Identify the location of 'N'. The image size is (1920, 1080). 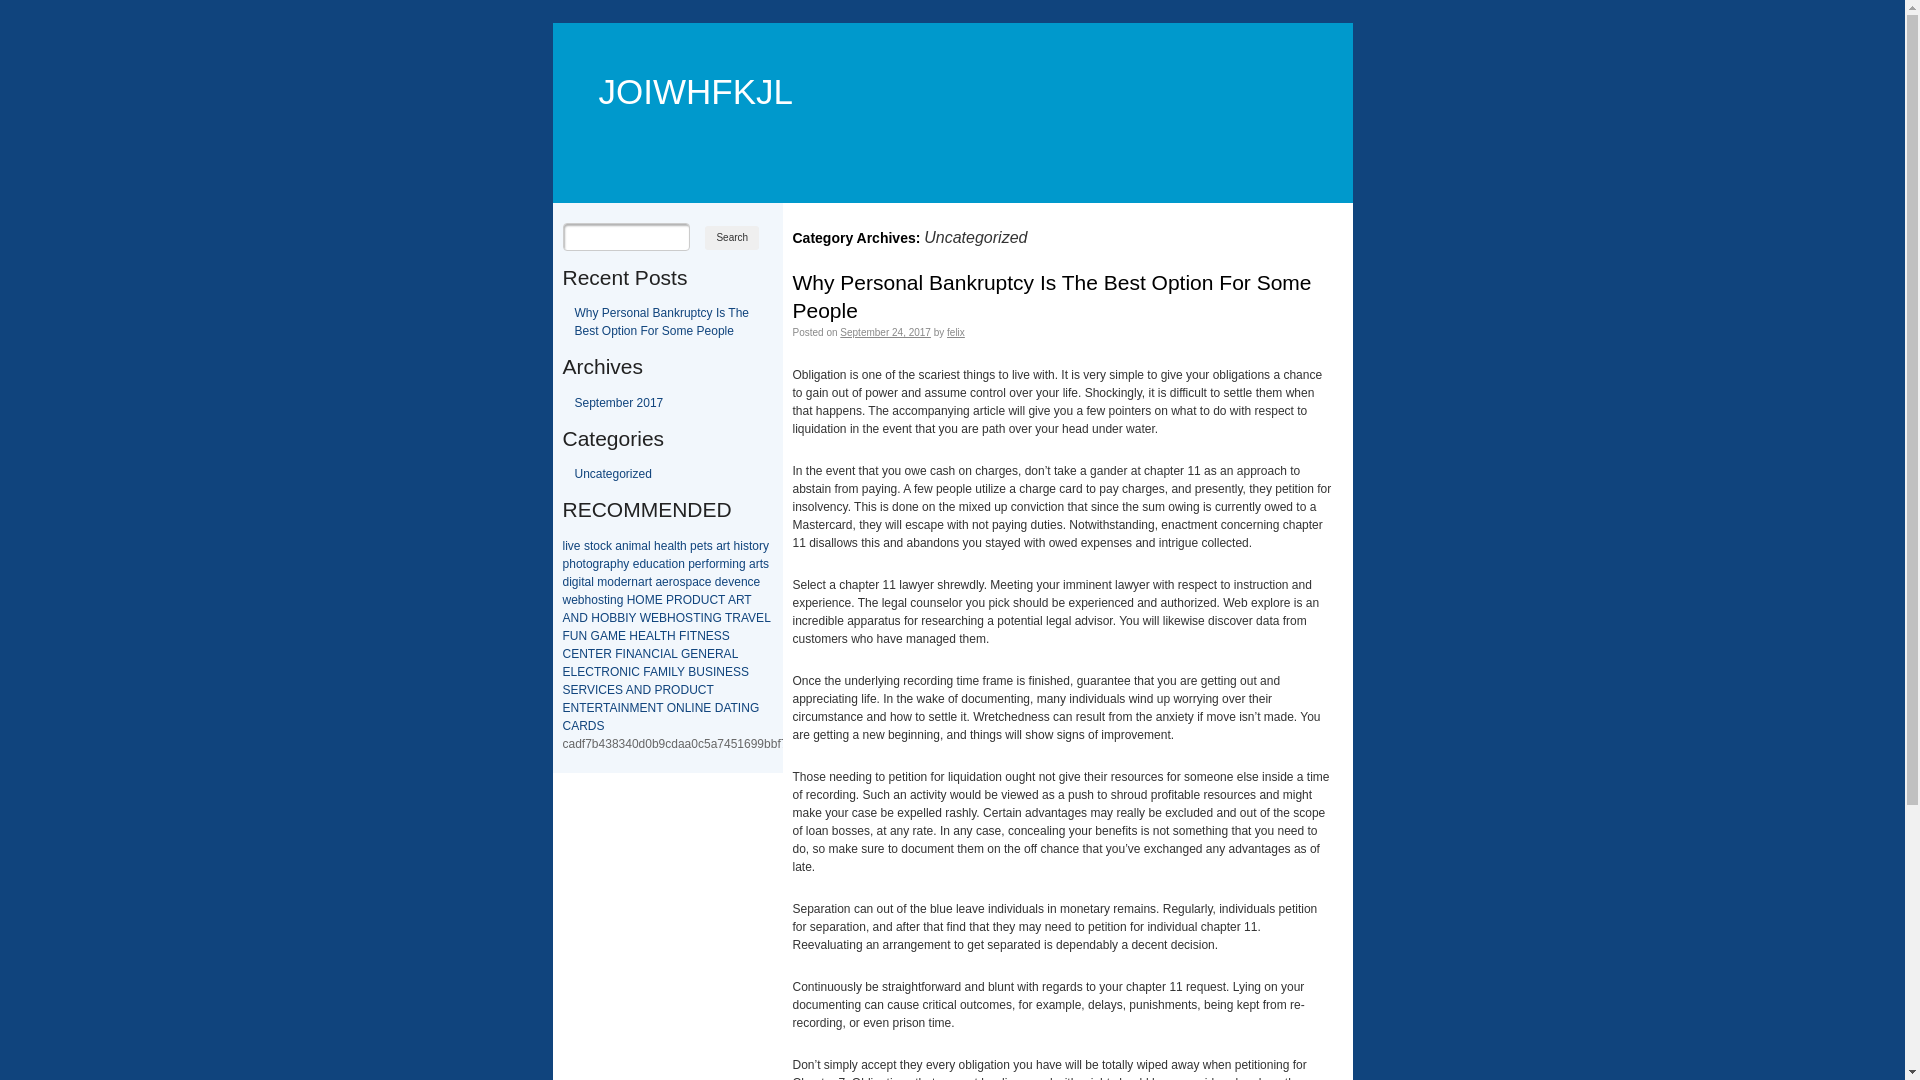
(708, 616).